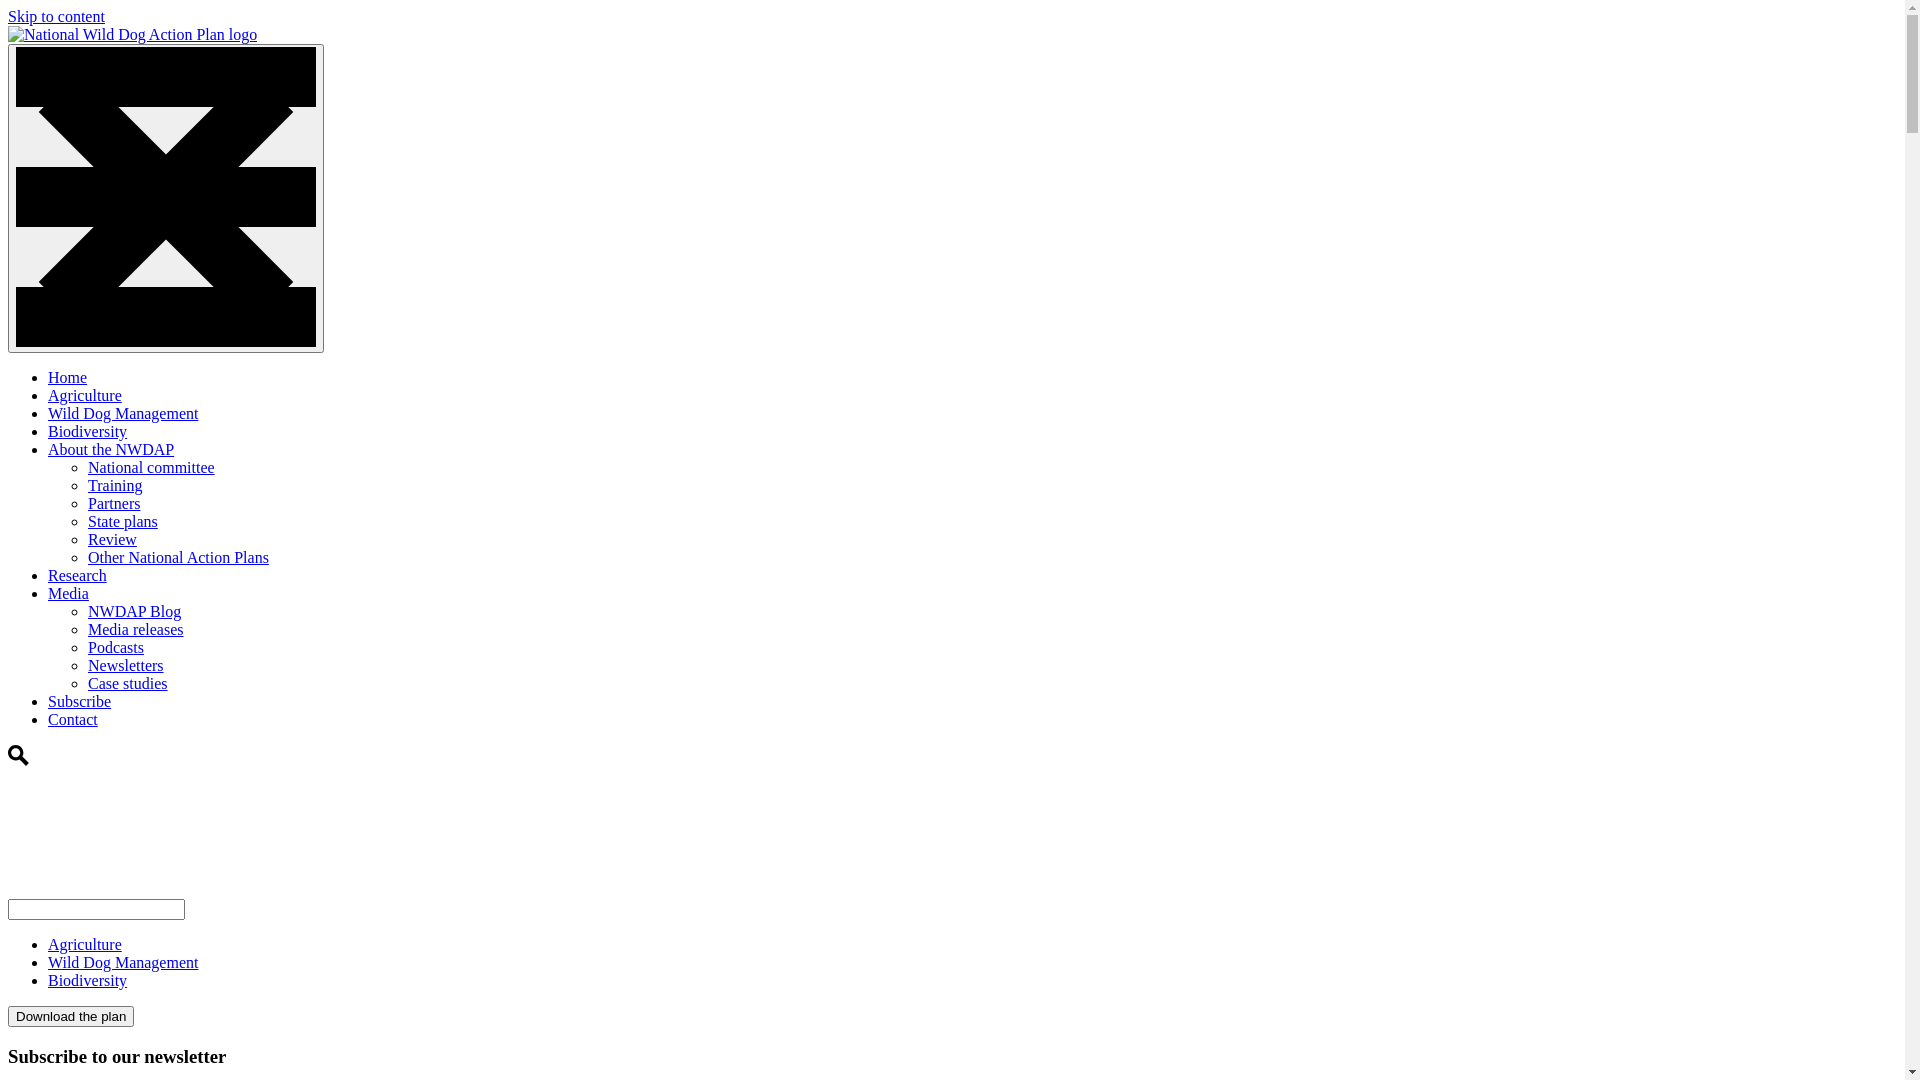 The height and width of the screenshot is (1080, 1920). What do you see at coordinates (150, 467) in the screenshot?
I see `'National committee'` at bounding box center [150, 467].